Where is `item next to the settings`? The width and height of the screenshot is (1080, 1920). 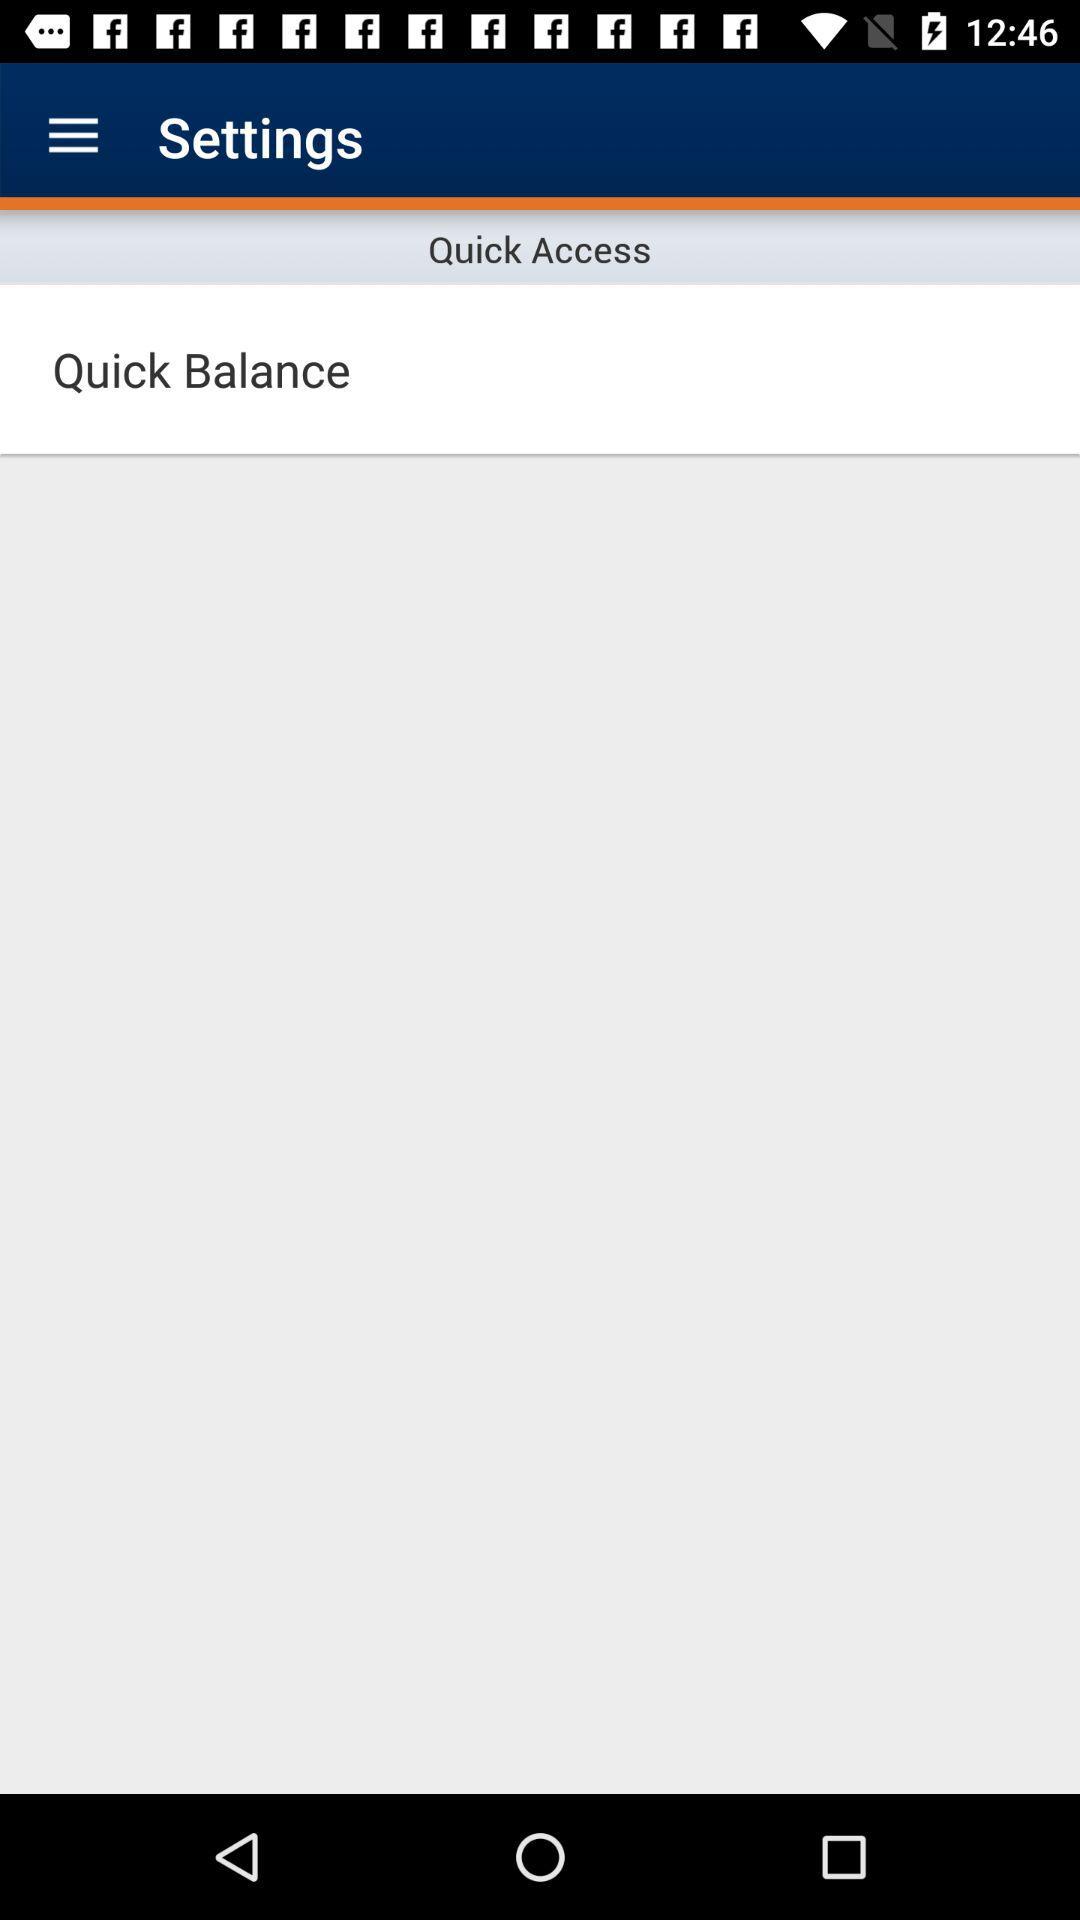
item next to the settings is located at coordinates (72, 135).